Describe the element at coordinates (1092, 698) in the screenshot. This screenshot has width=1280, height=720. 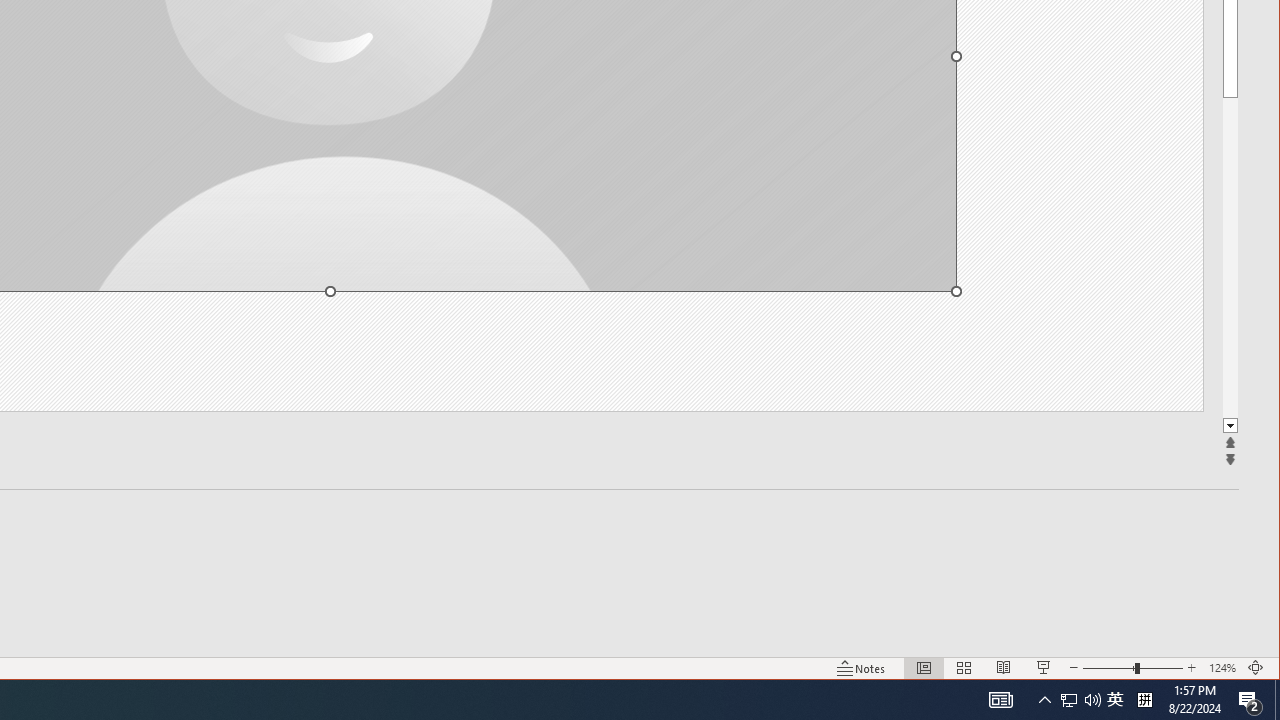
I see `'Notification Chevron'` at that location.